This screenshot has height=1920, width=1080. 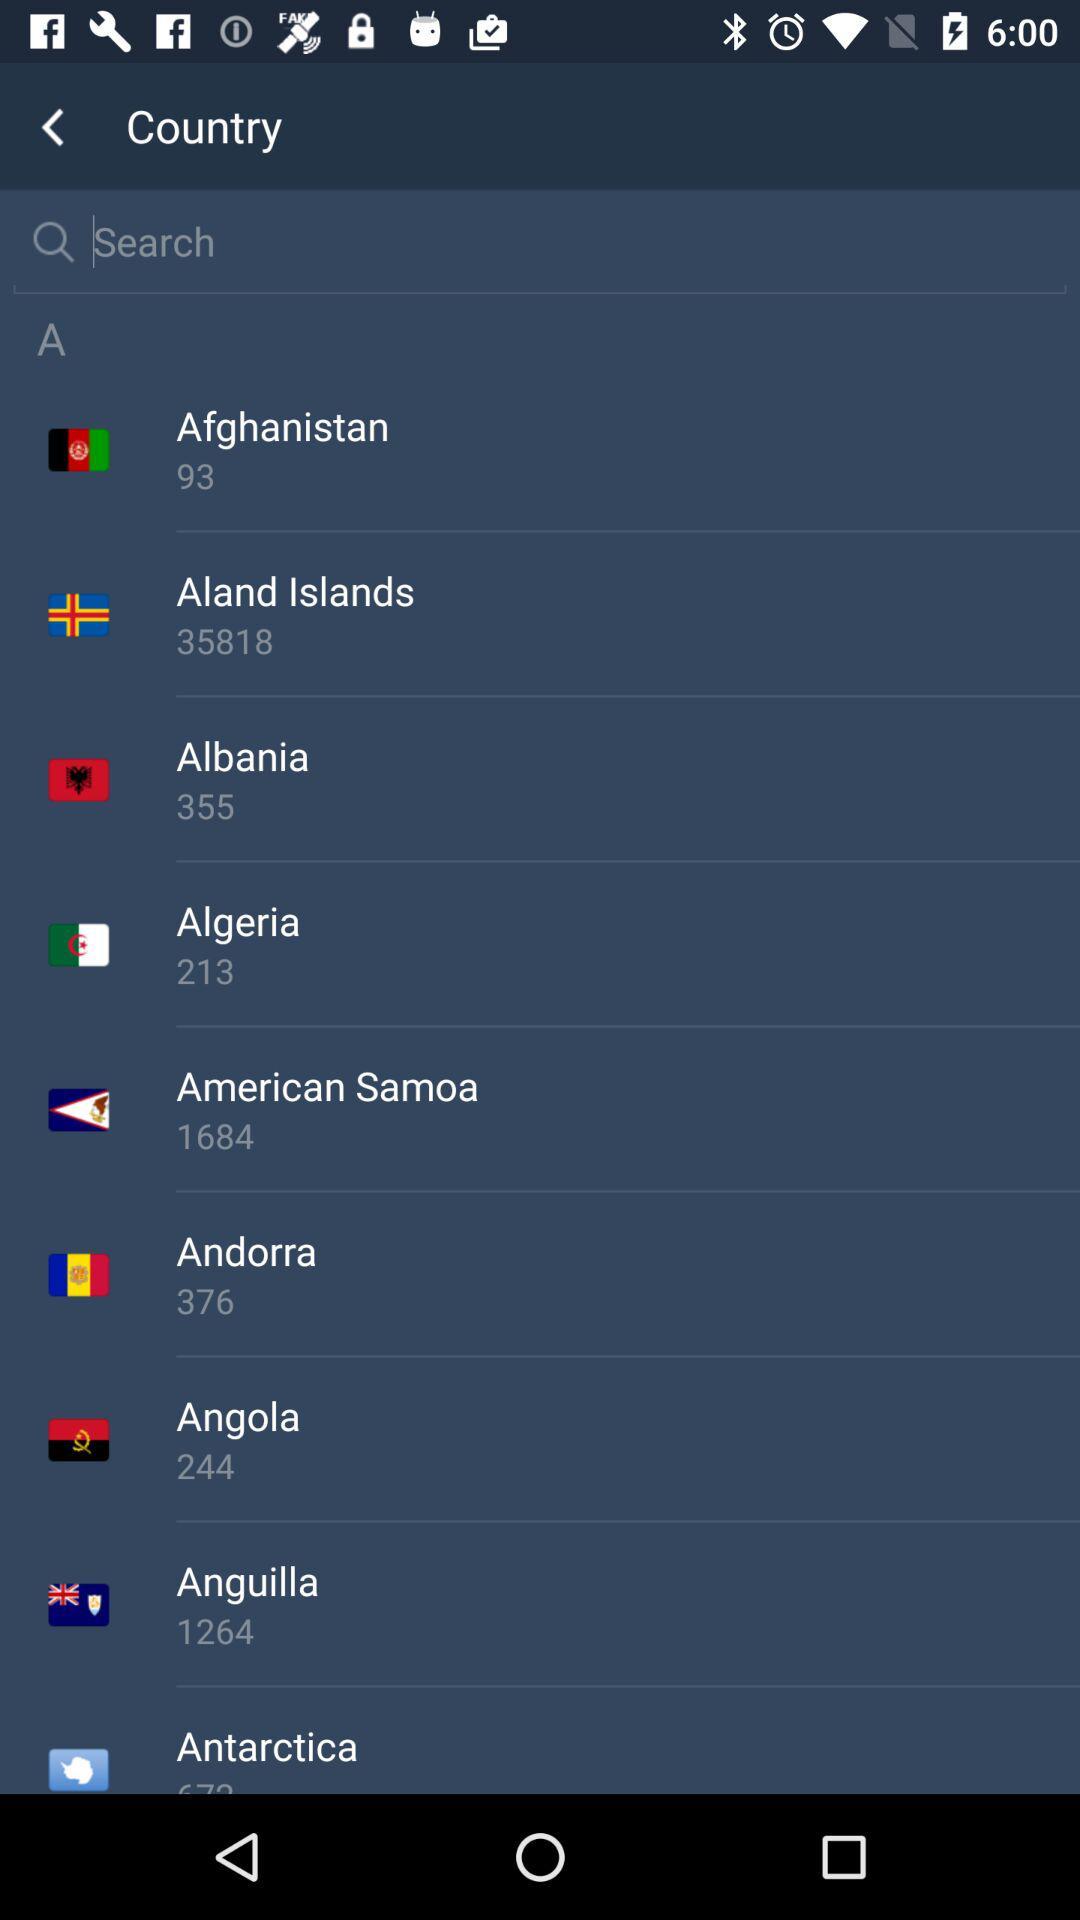 What do you see at coordinates (627, 754) in the screenshot?
I see `the albania icon` at bounding box center [627, 754].